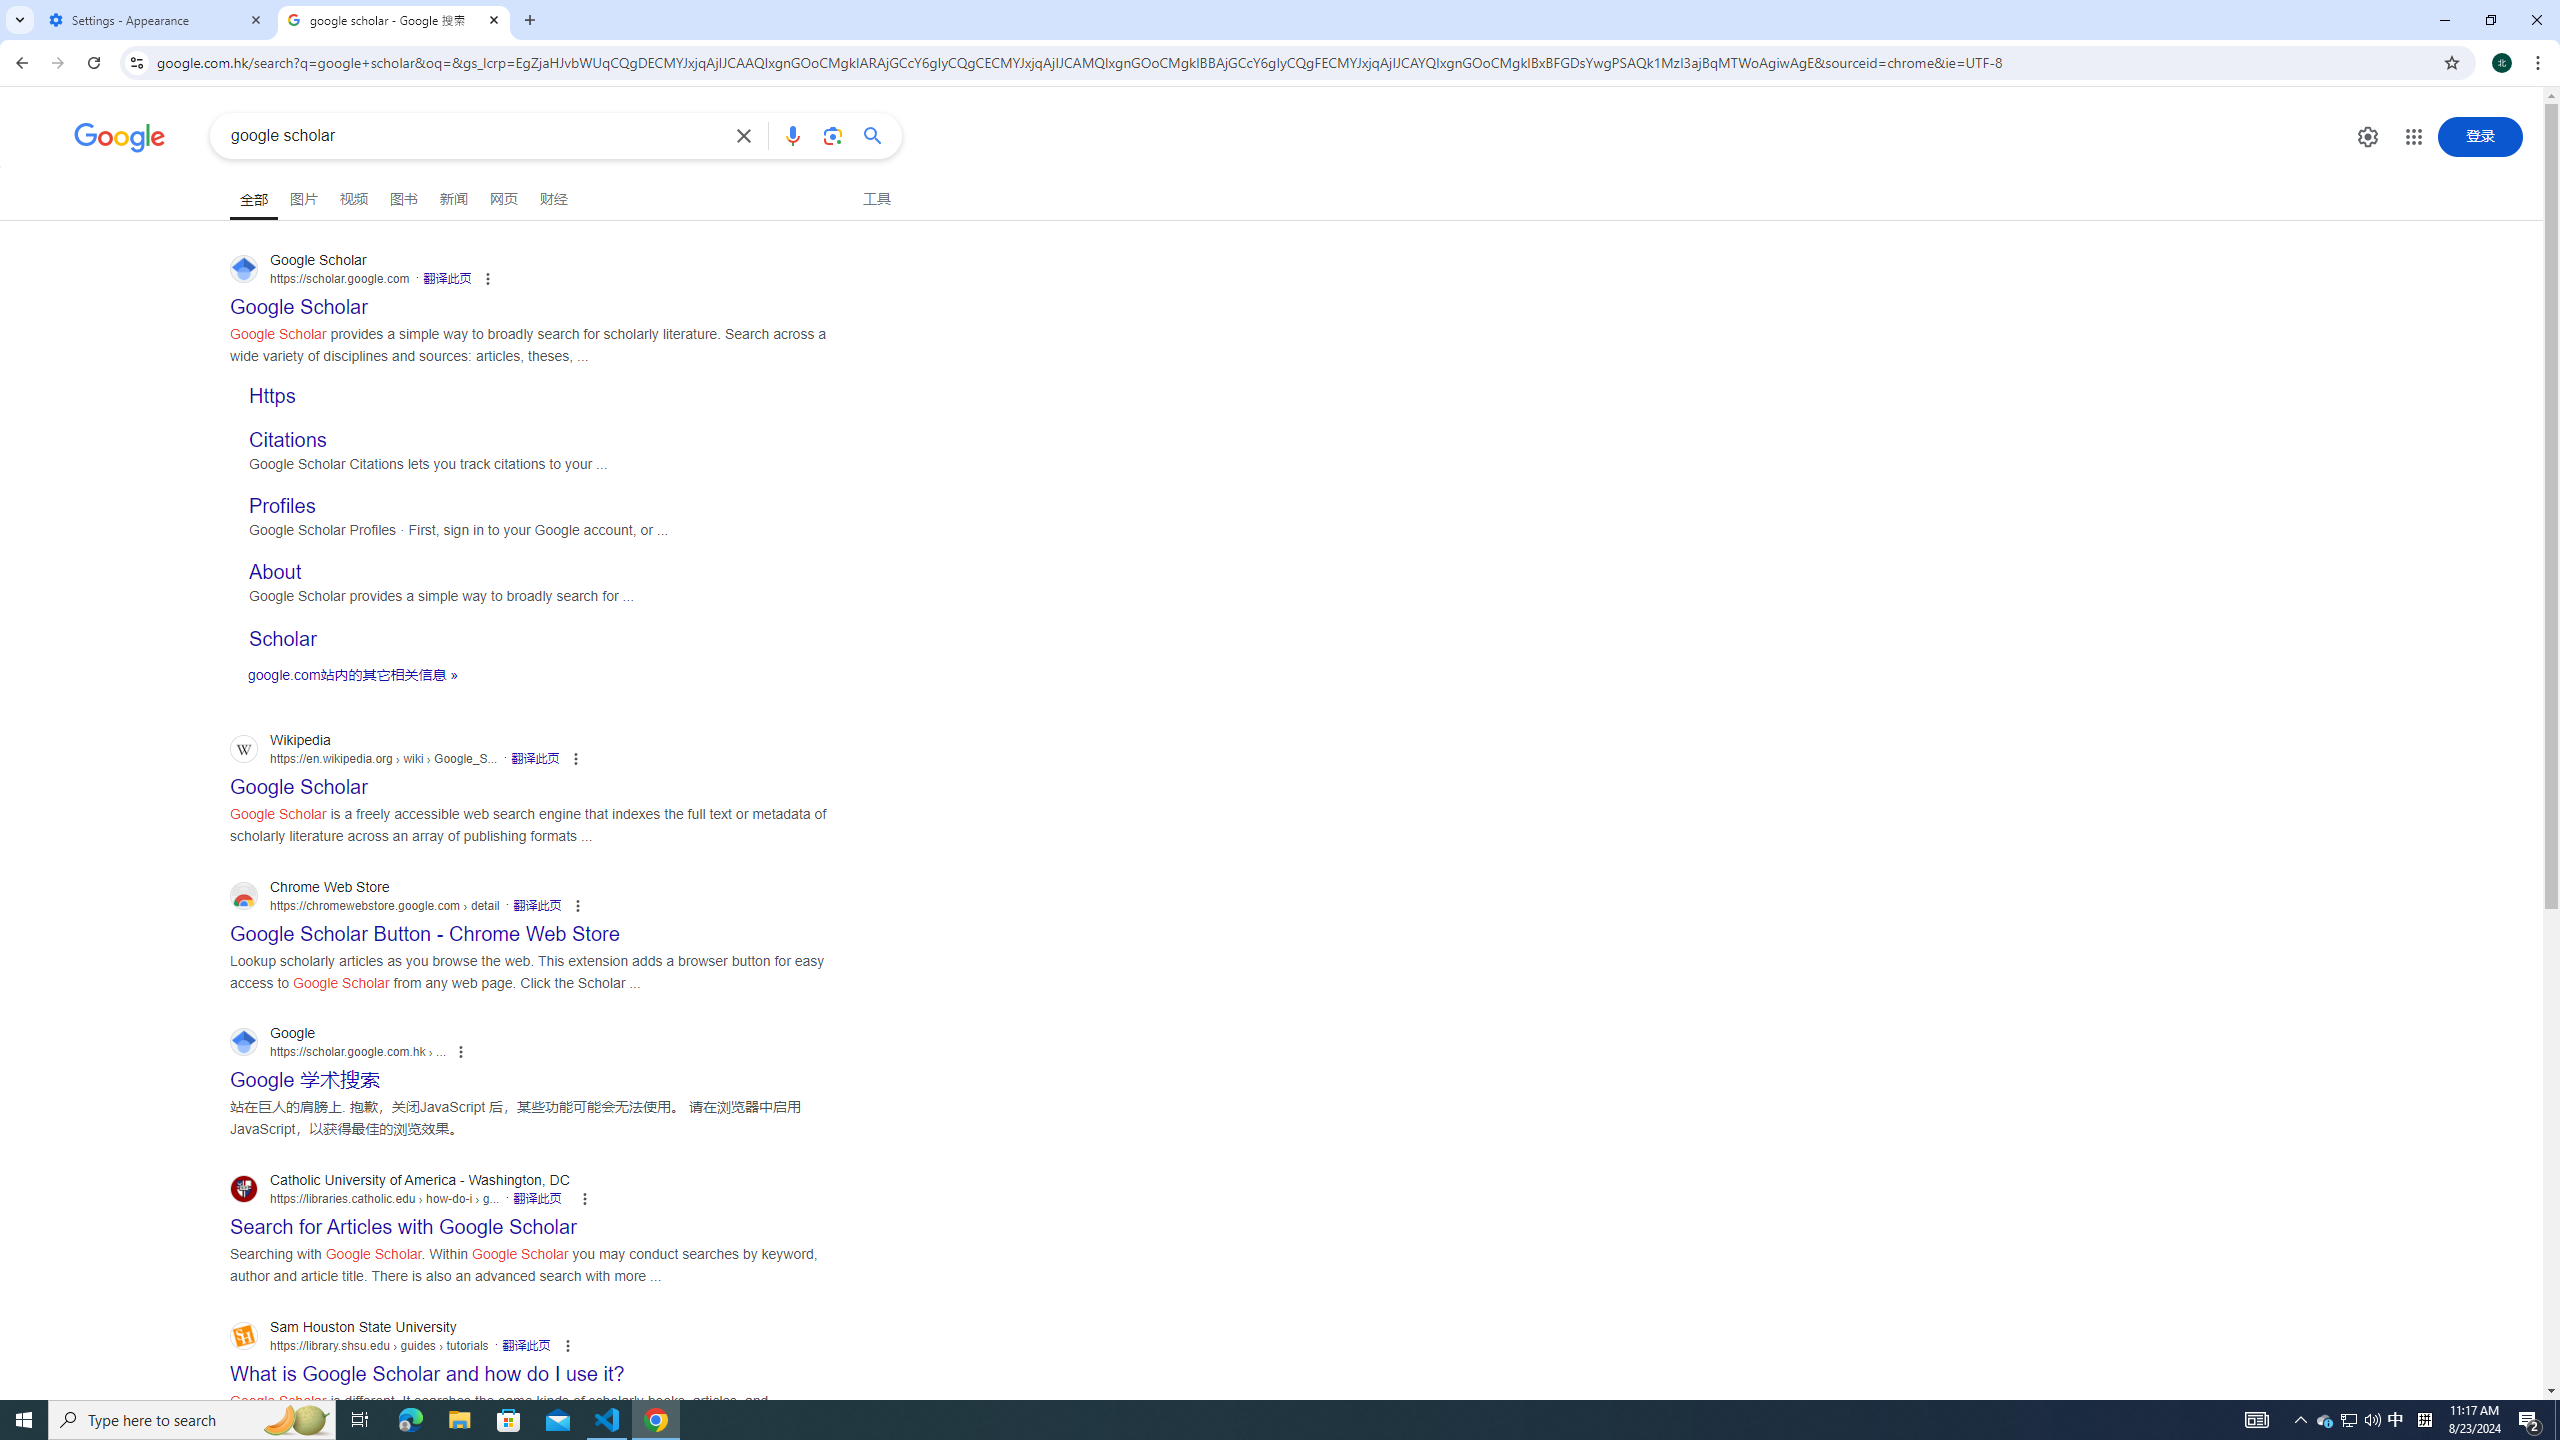  Describe the element at coordinates (281, 505) in the screenshot. I see `'Profiles'` at that location.